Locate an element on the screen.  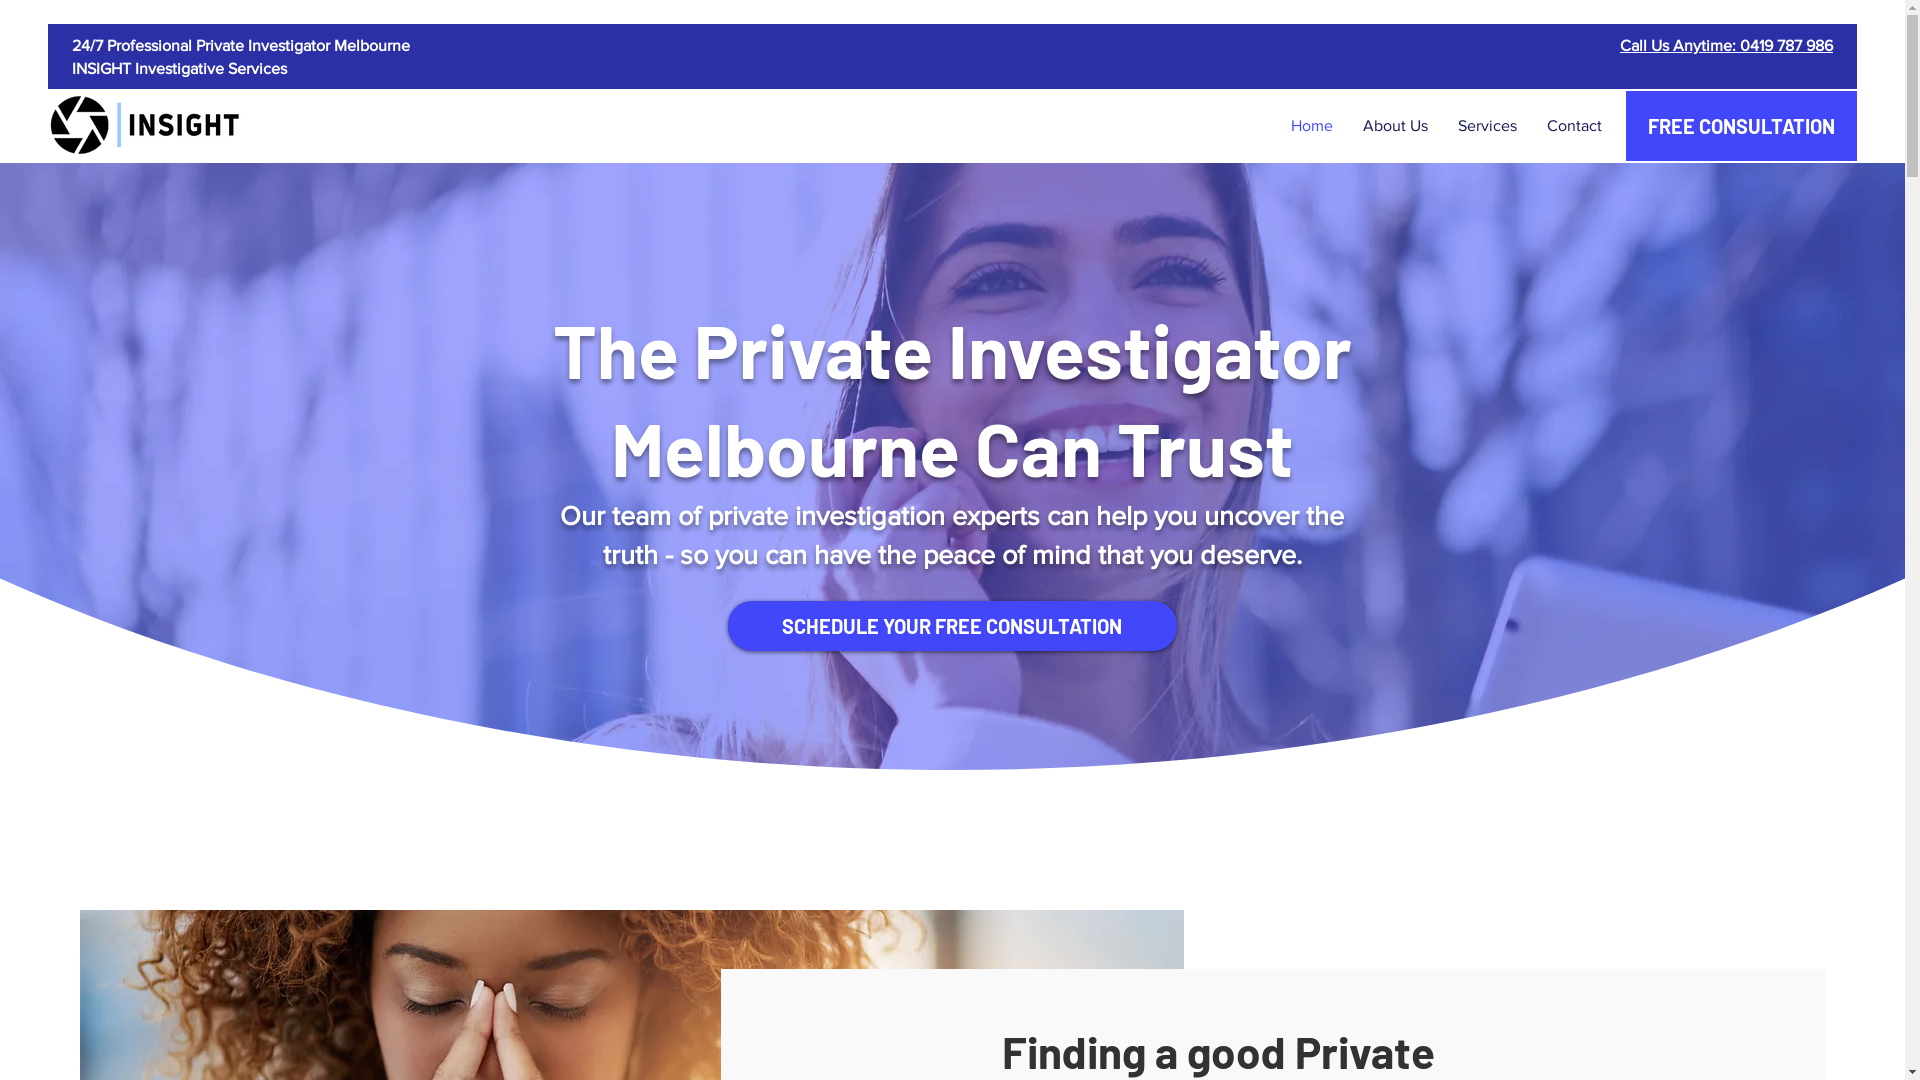
'FREE CONSULTATION' is located at coordinates (1740, 126).